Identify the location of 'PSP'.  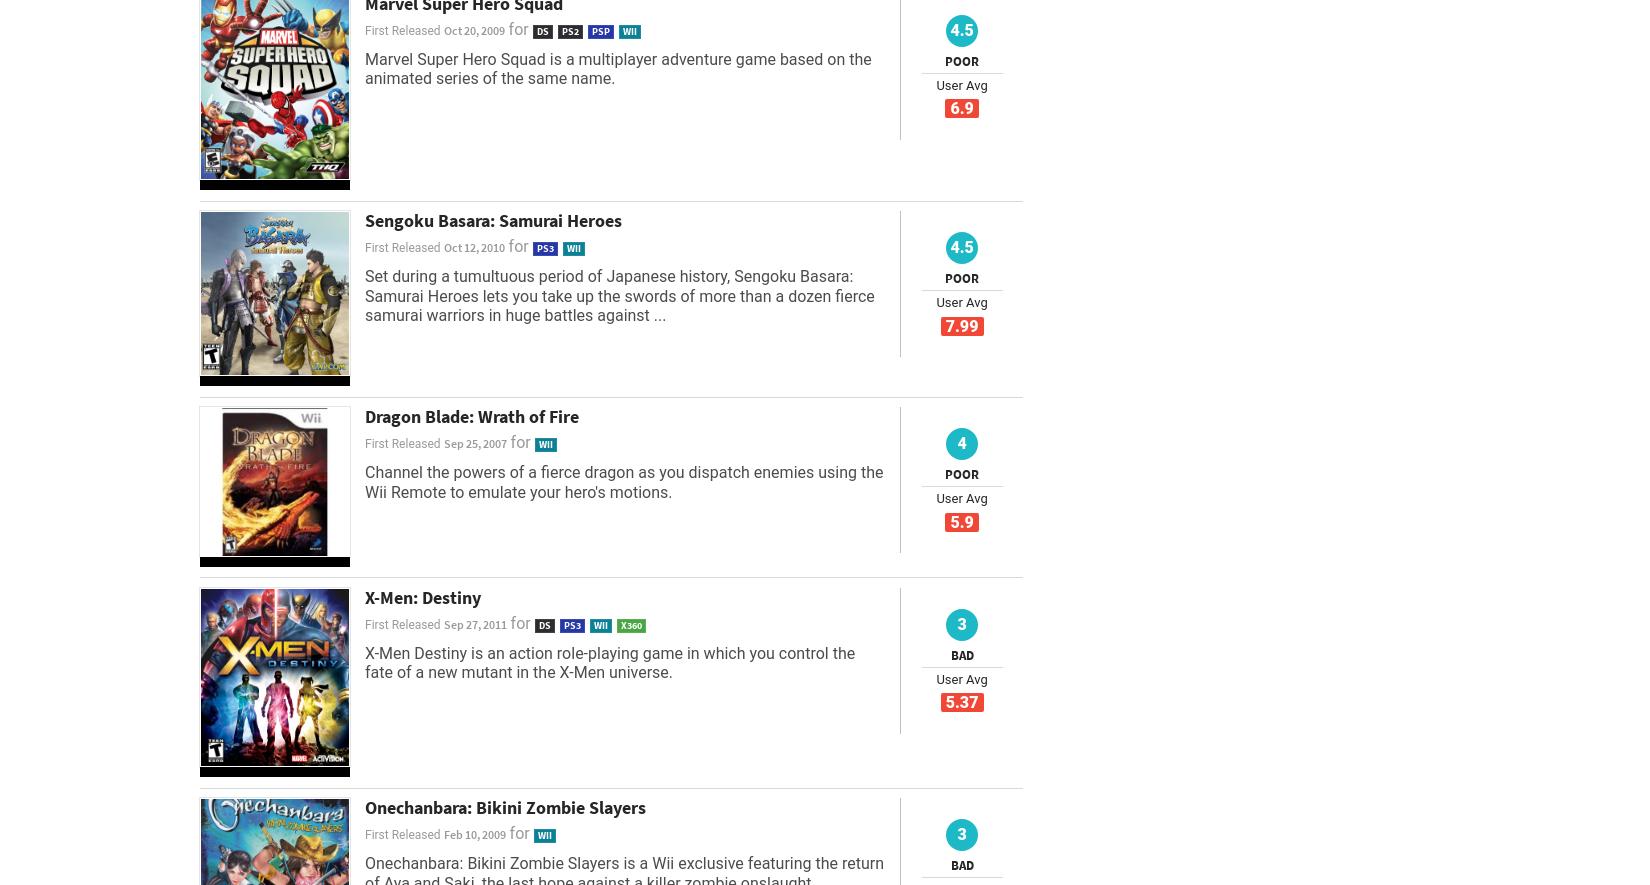
(590, 30).